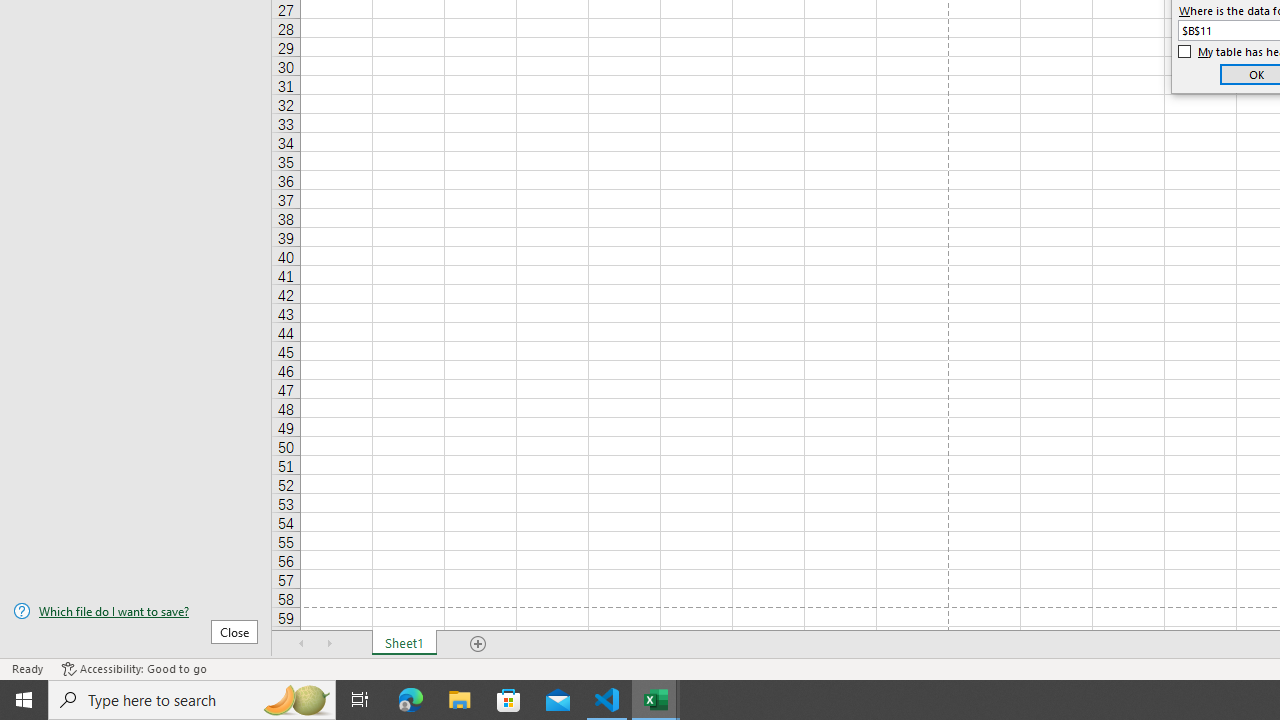  What do you see at coordinates (133, 669) in the screenshot?
I see `'Accessibility Checker Accessibility: Good to go'` at bounding box center [133, 669].